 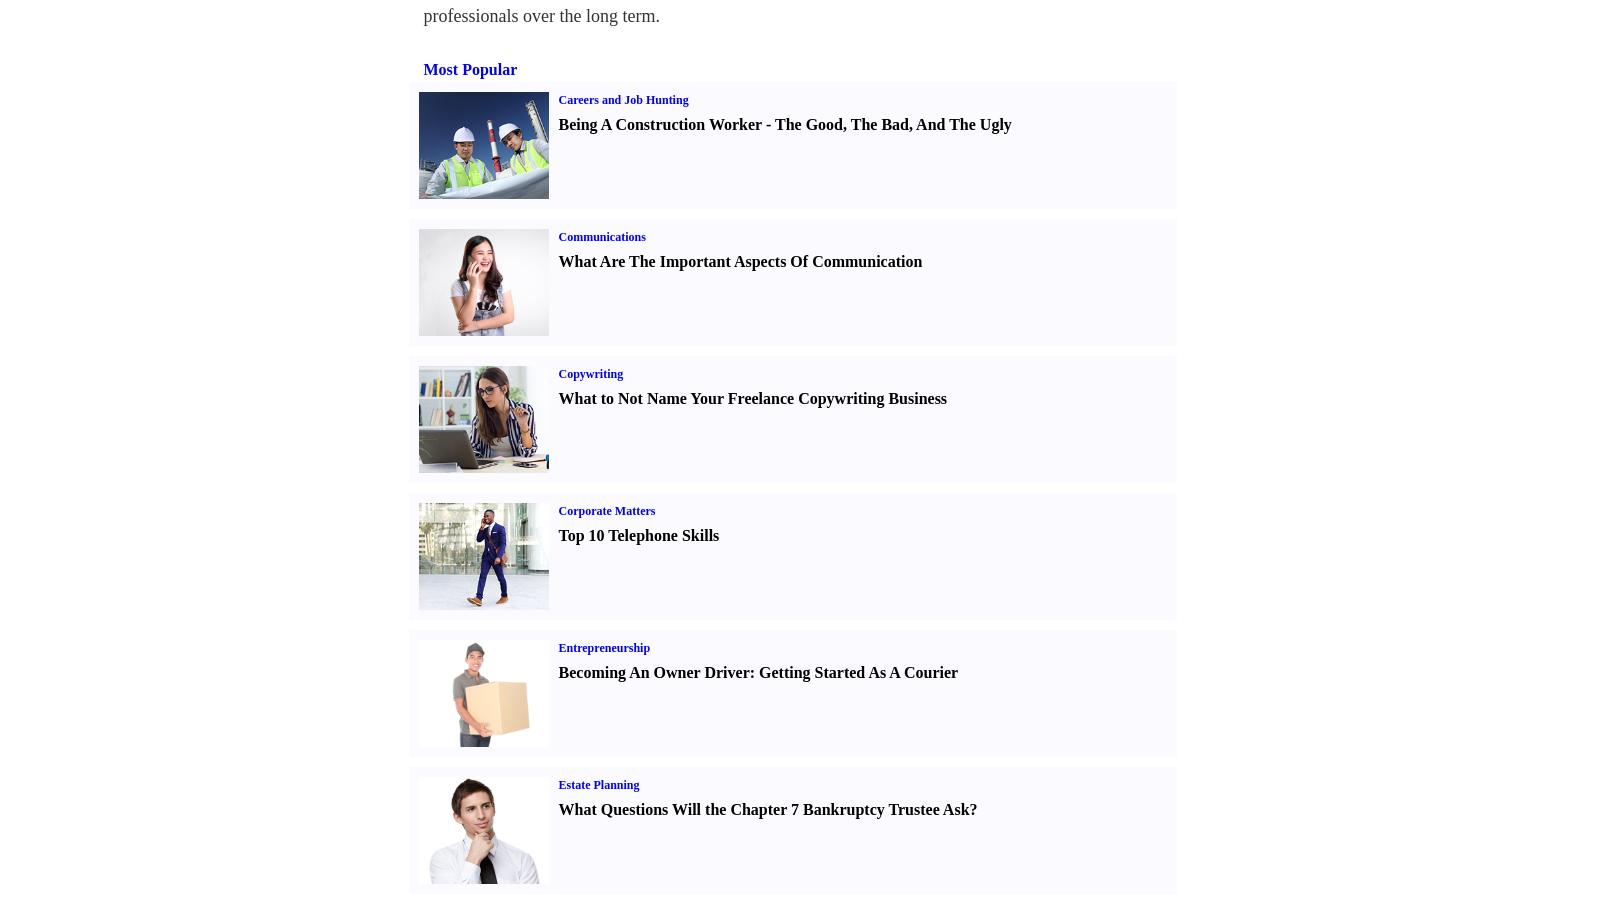 What do you see at coordinates (971, 808) in the screenshot?
I see `'?'` at bounding box center [971, 808].